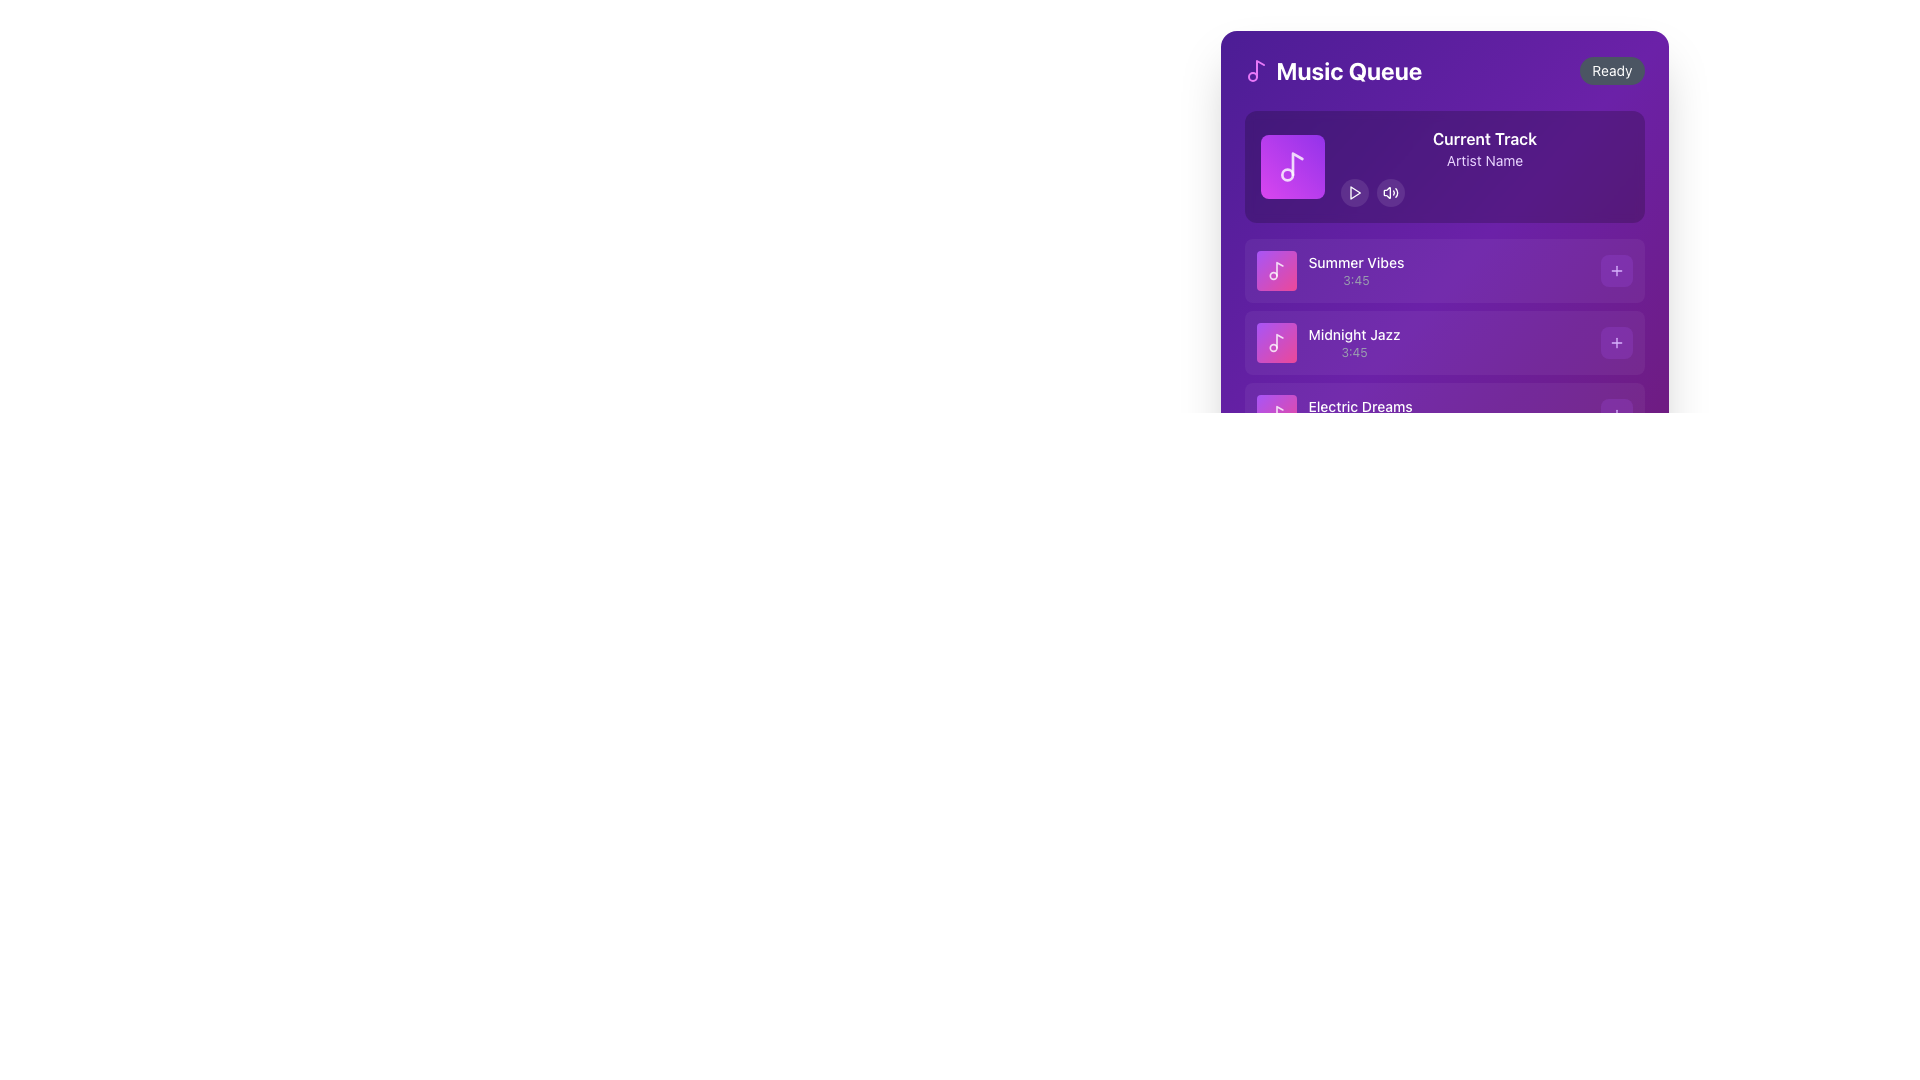 Image resolution: width=1920 pixels, height=1080 pixels. I want to click on the text label displaying 'Electric Dreams', which is prominently placed on a purple background in the Music Queue, above the duration text '3:45', so click(1360, 406).